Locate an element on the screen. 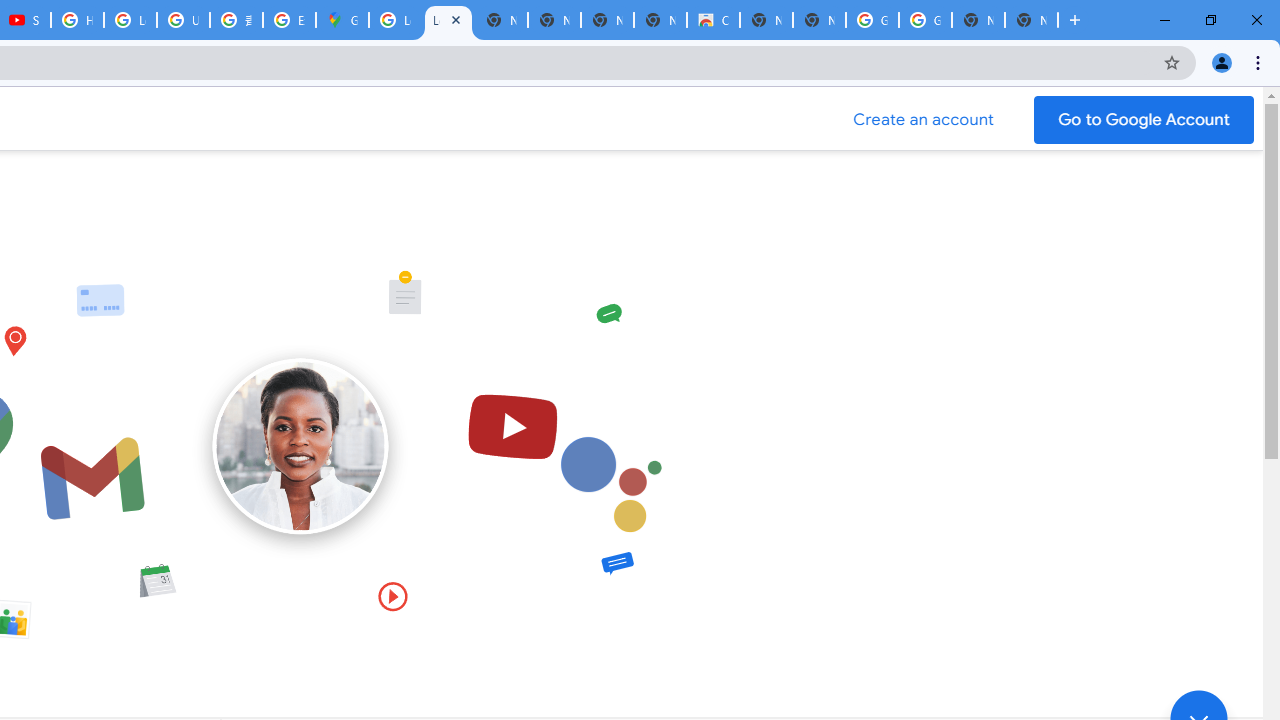 This screenshot has width=1280, height=720. 'Google Maps' is located at coordinates (342, 20).